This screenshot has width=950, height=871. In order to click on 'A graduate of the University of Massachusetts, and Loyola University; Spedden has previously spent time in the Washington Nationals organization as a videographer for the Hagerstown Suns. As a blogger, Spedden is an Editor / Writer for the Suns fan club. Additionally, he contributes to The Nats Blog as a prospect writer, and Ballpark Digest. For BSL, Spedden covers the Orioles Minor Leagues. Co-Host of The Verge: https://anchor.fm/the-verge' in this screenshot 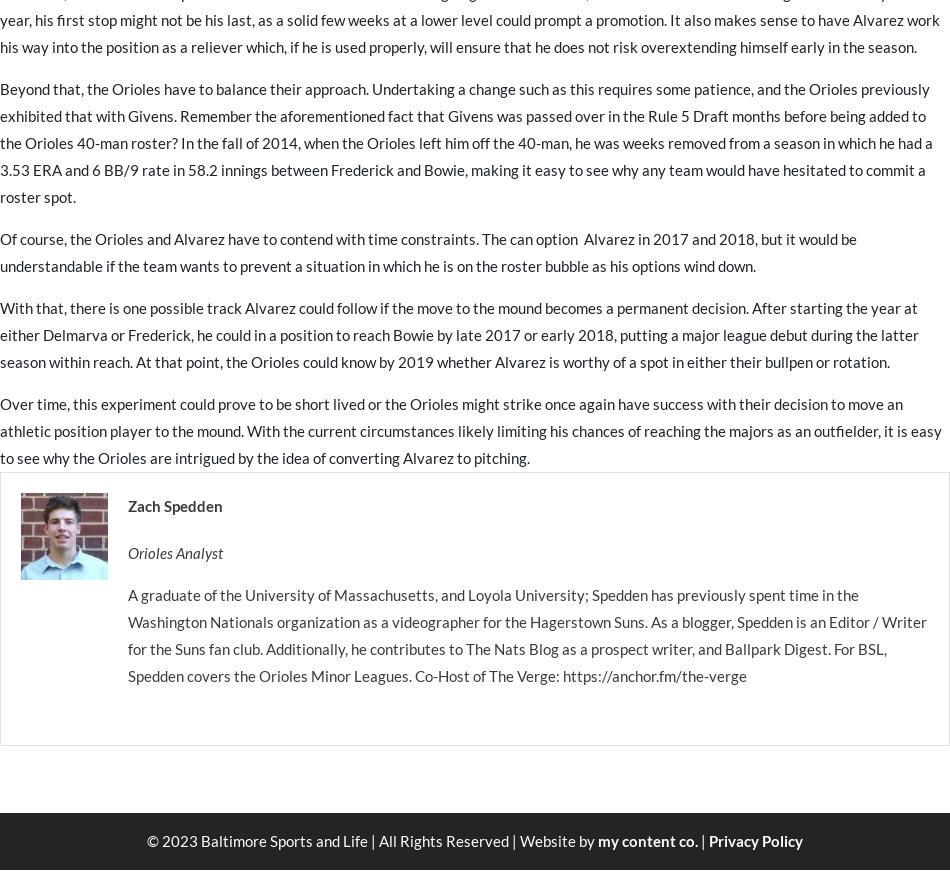, I will do `click(527, 634)`.